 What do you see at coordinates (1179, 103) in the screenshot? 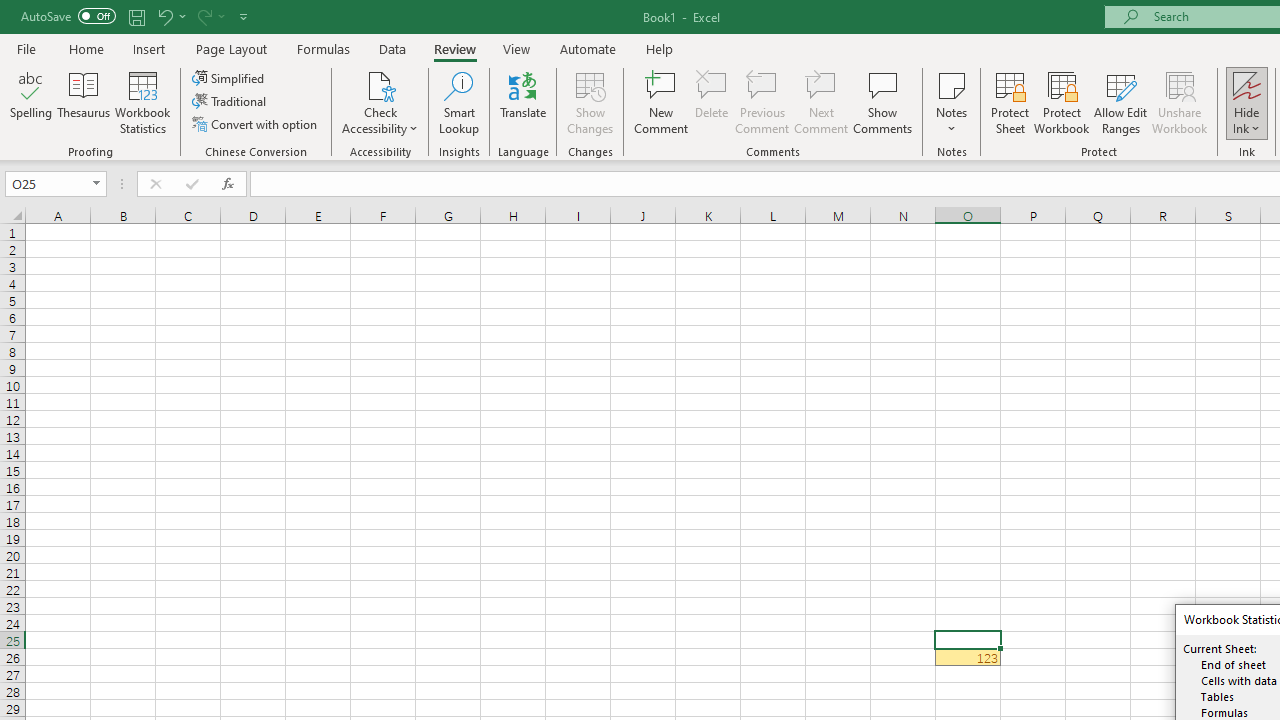
I see `'Unshare Workbook'` at bounding box center [1179, 103].